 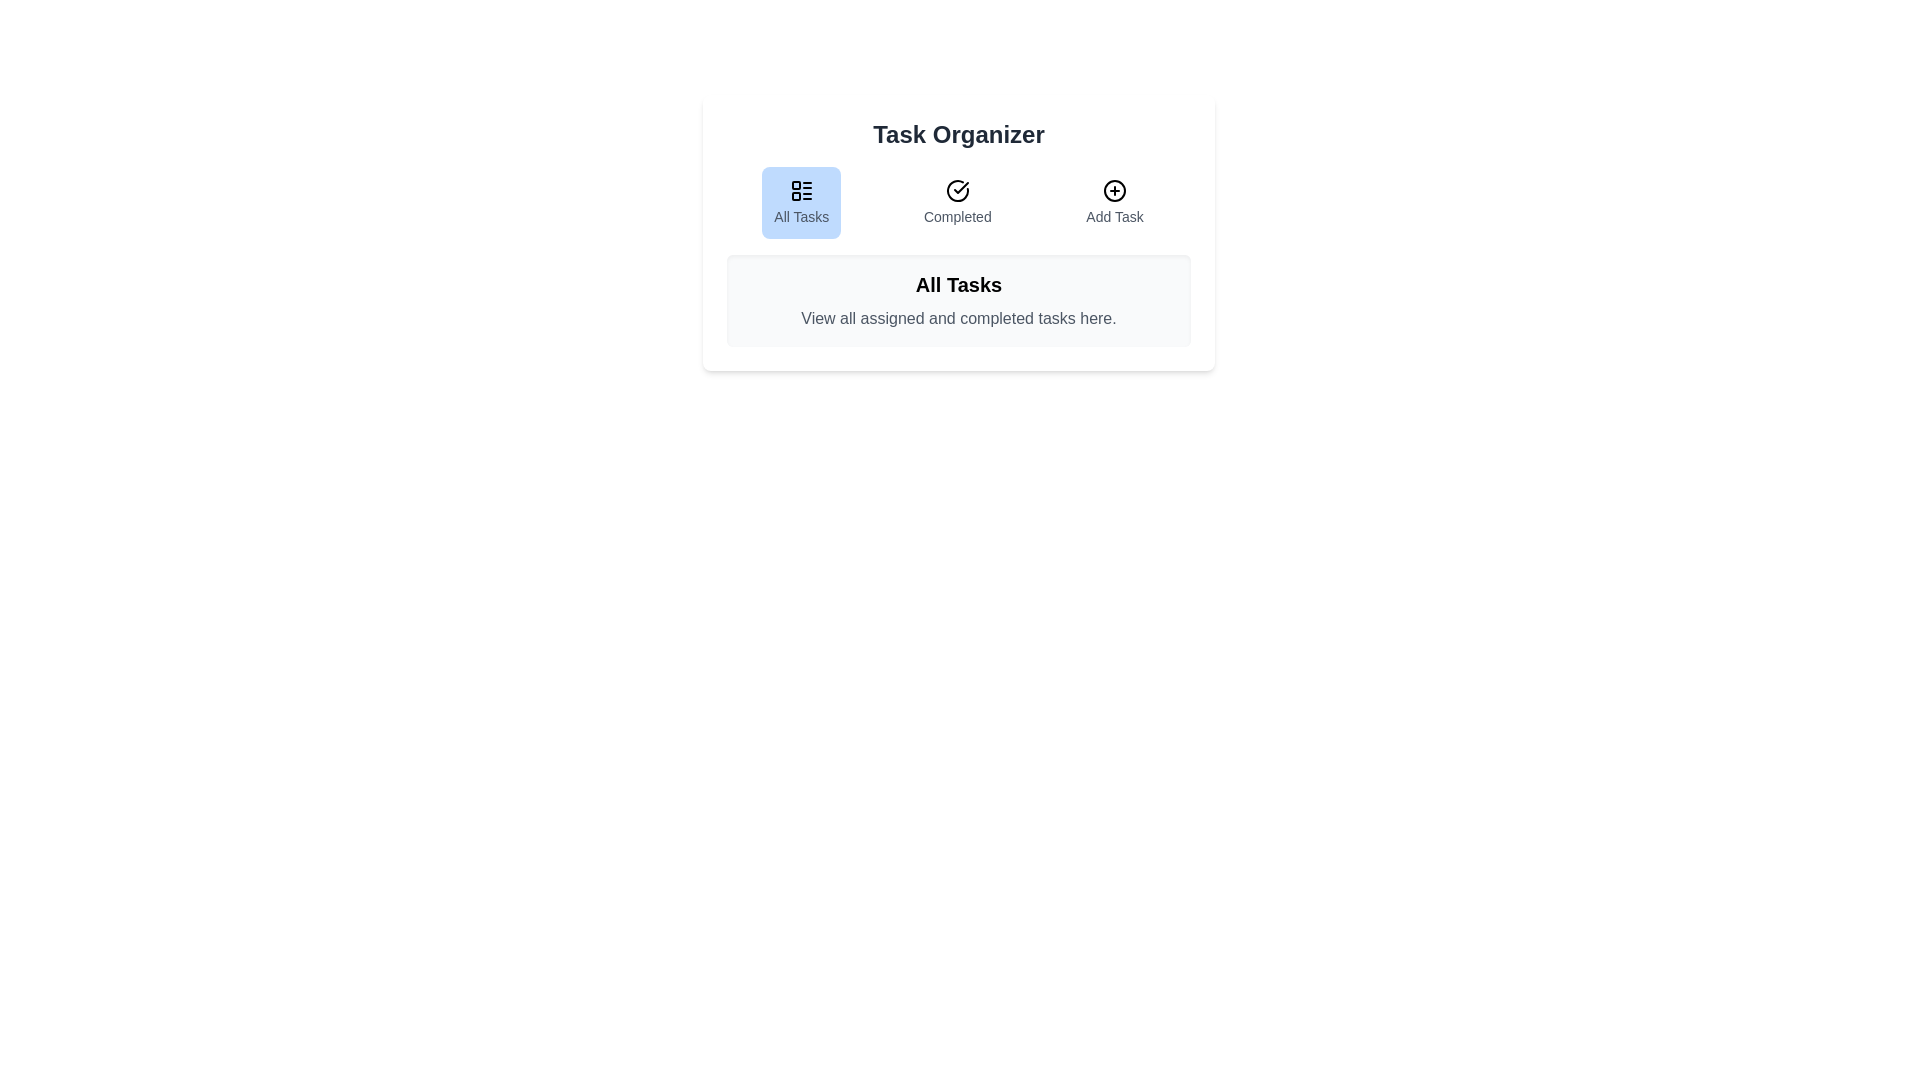 I want to click on the Completed tab to switch to its content, so click(x=956, y=203).